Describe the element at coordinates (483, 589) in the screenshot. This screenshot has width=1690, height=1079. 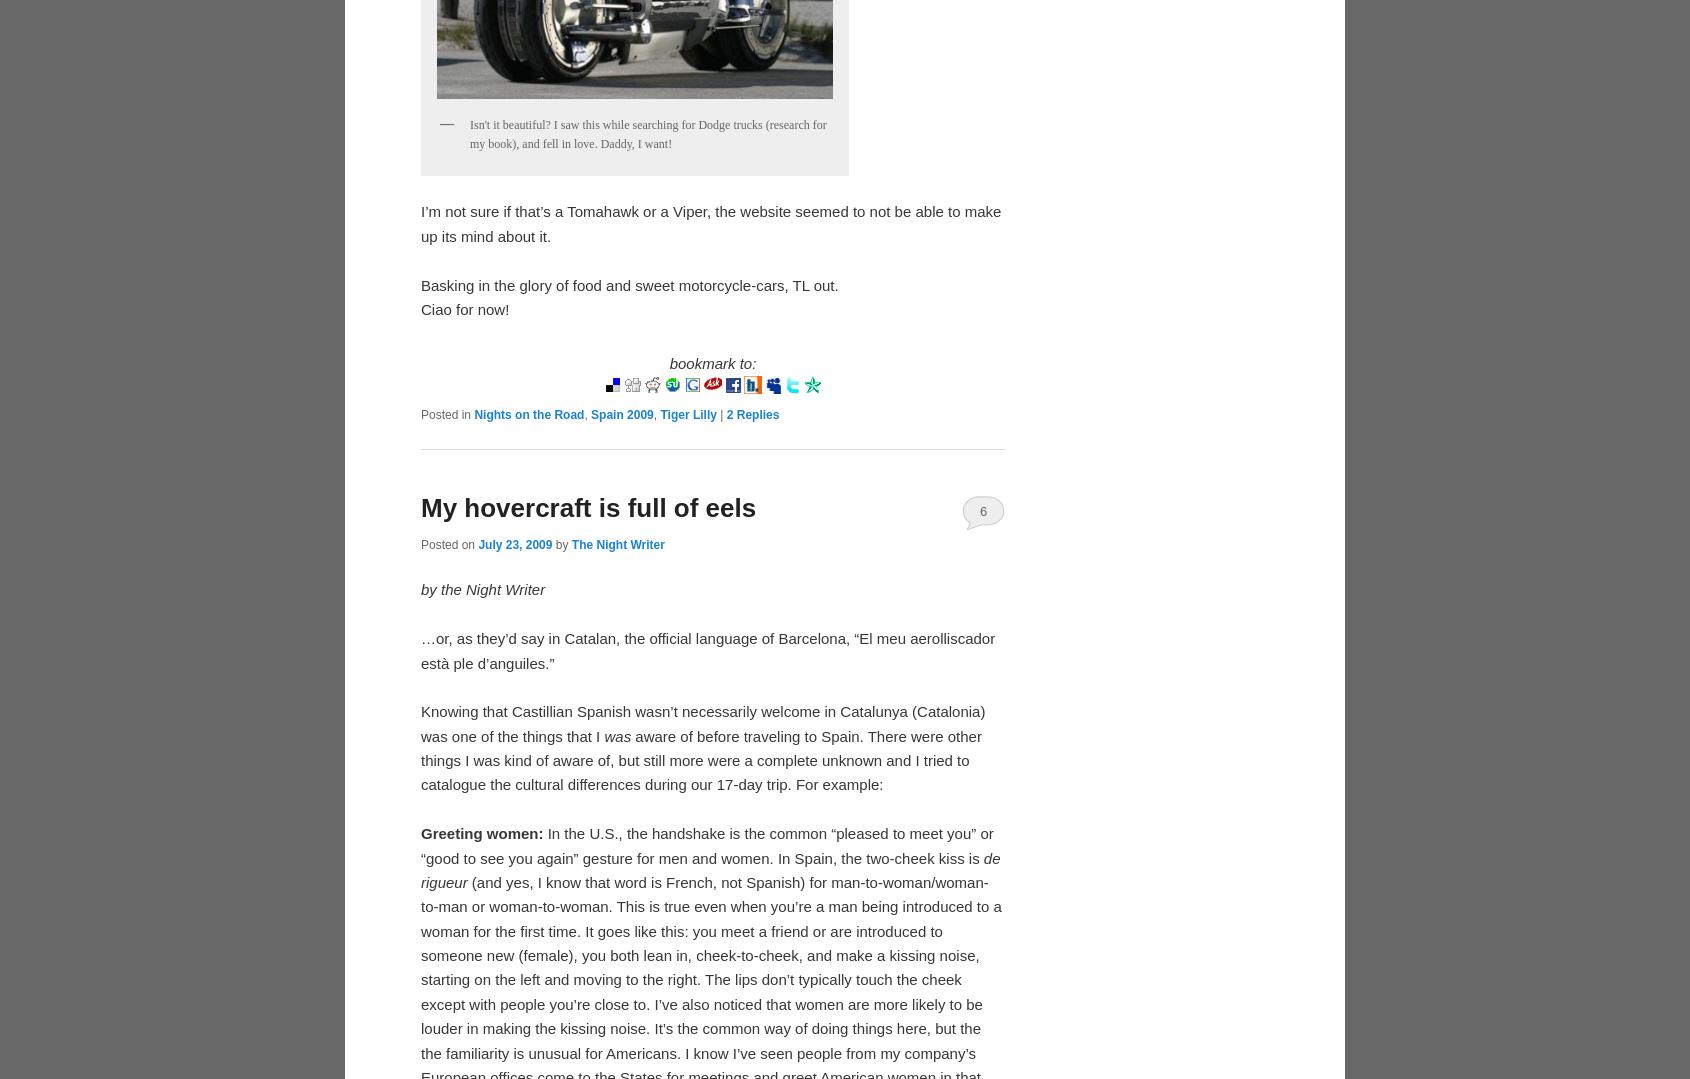
I see `'by the Night Writer'` at that location.